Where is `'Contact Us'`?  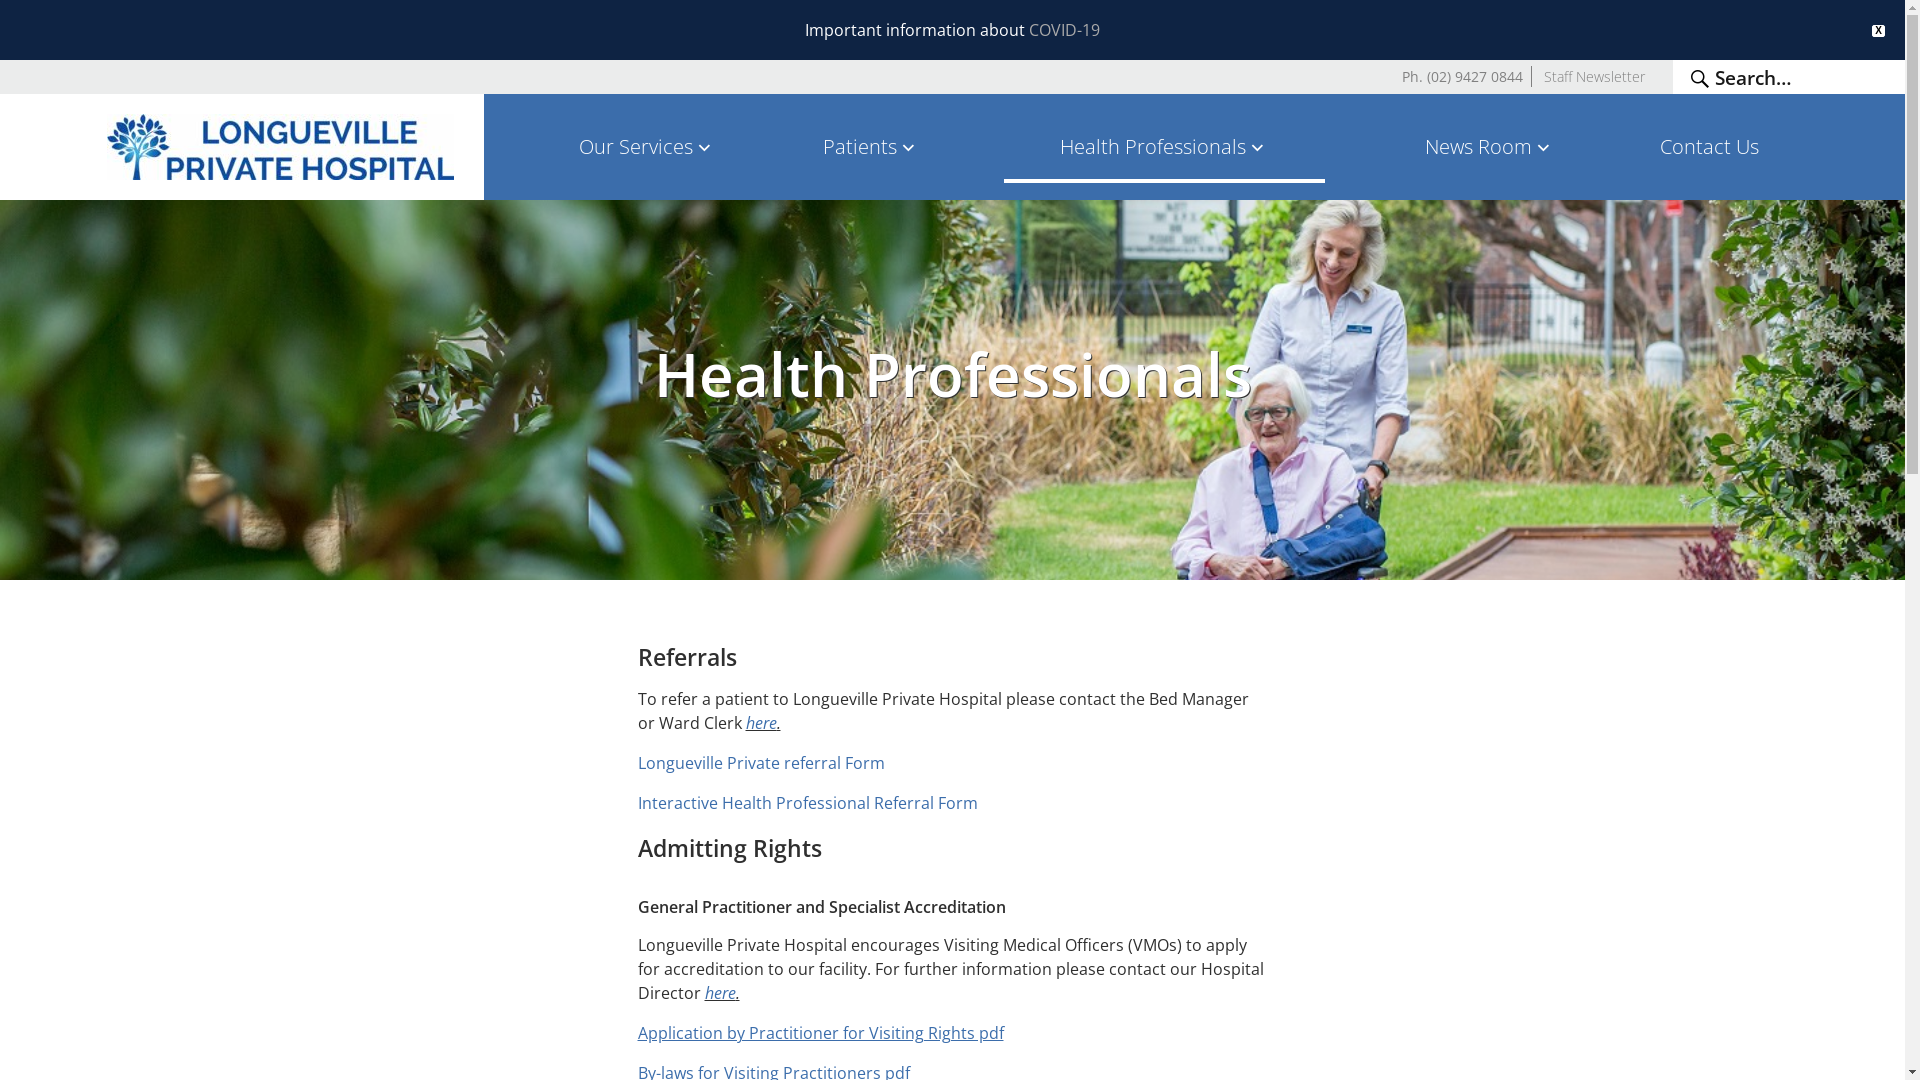
'Contact Us' is located at coordinates (1708, 145).